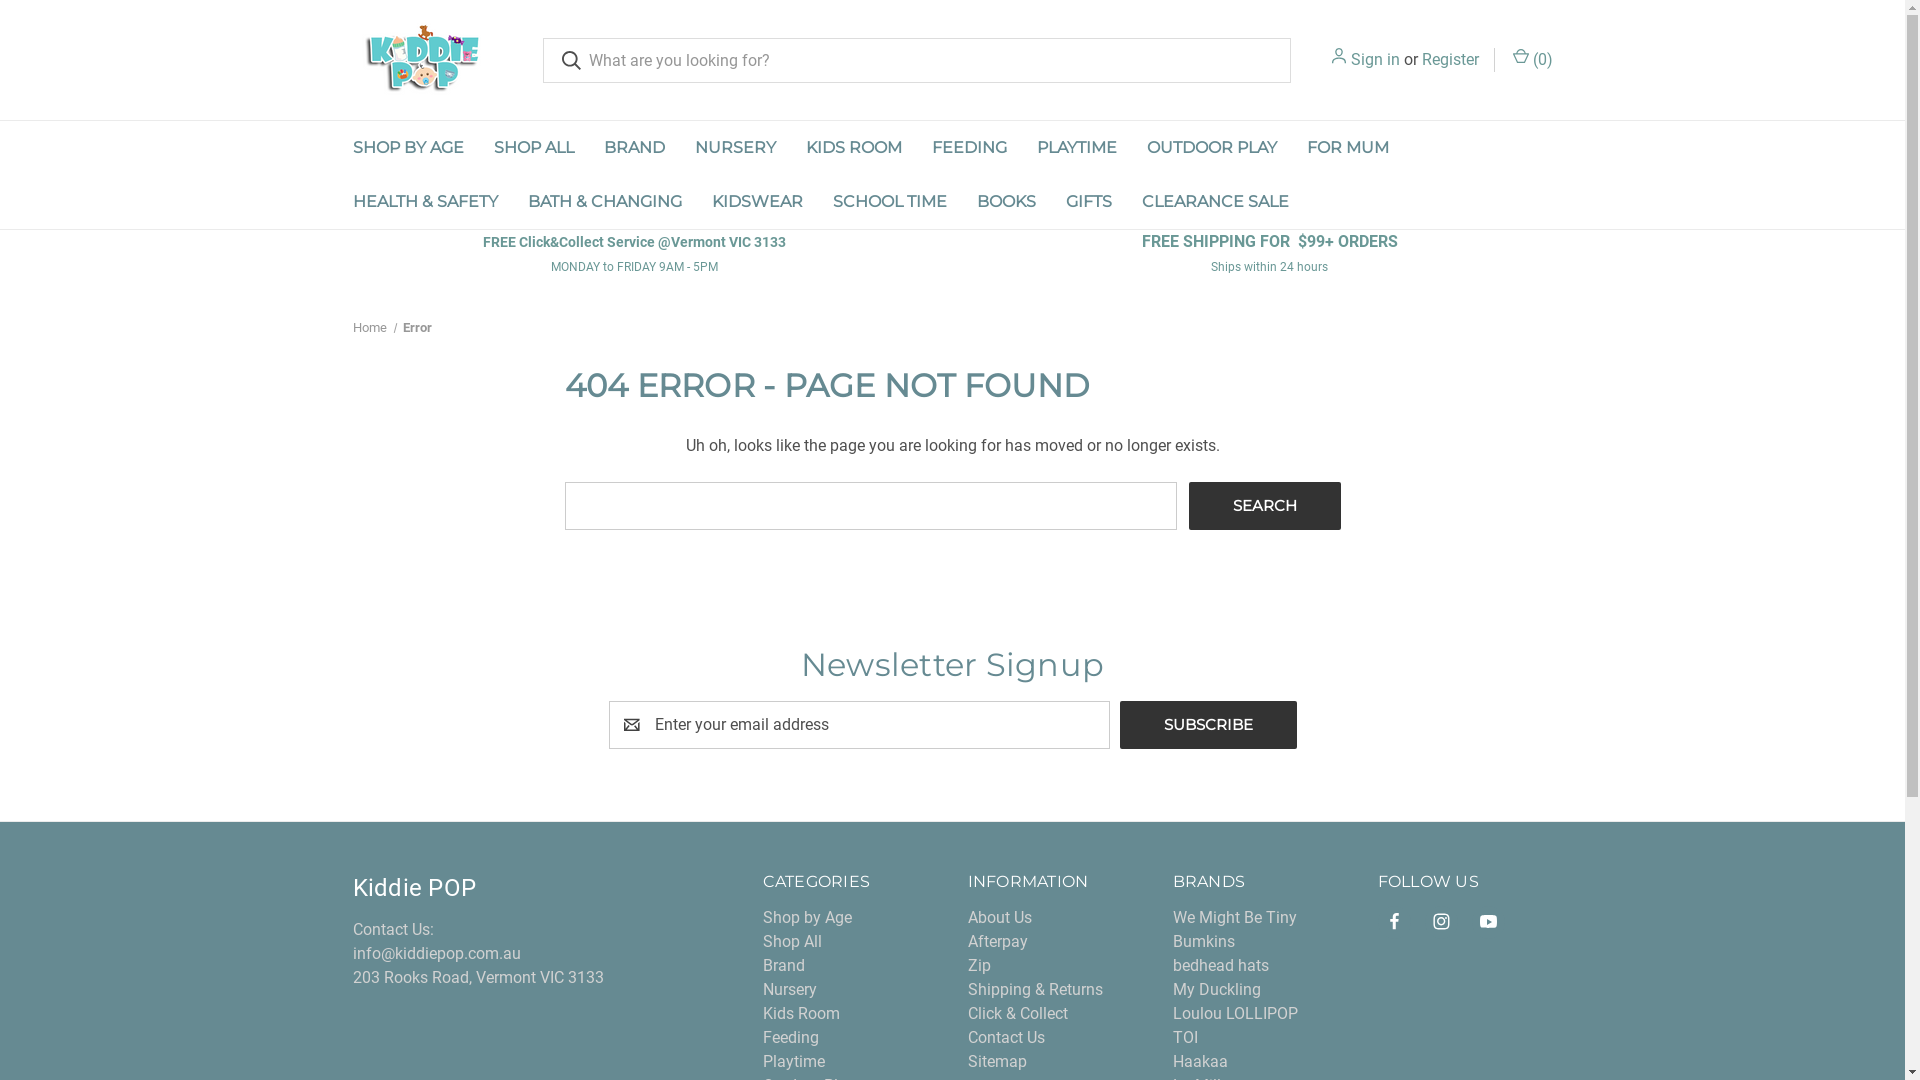 The height and width of the screenshot is (1080, 1920). What do you see at coordinates (1203, 941) in the screenshot?
I see `'Bumkins'` at bounding box center [1203, 941].